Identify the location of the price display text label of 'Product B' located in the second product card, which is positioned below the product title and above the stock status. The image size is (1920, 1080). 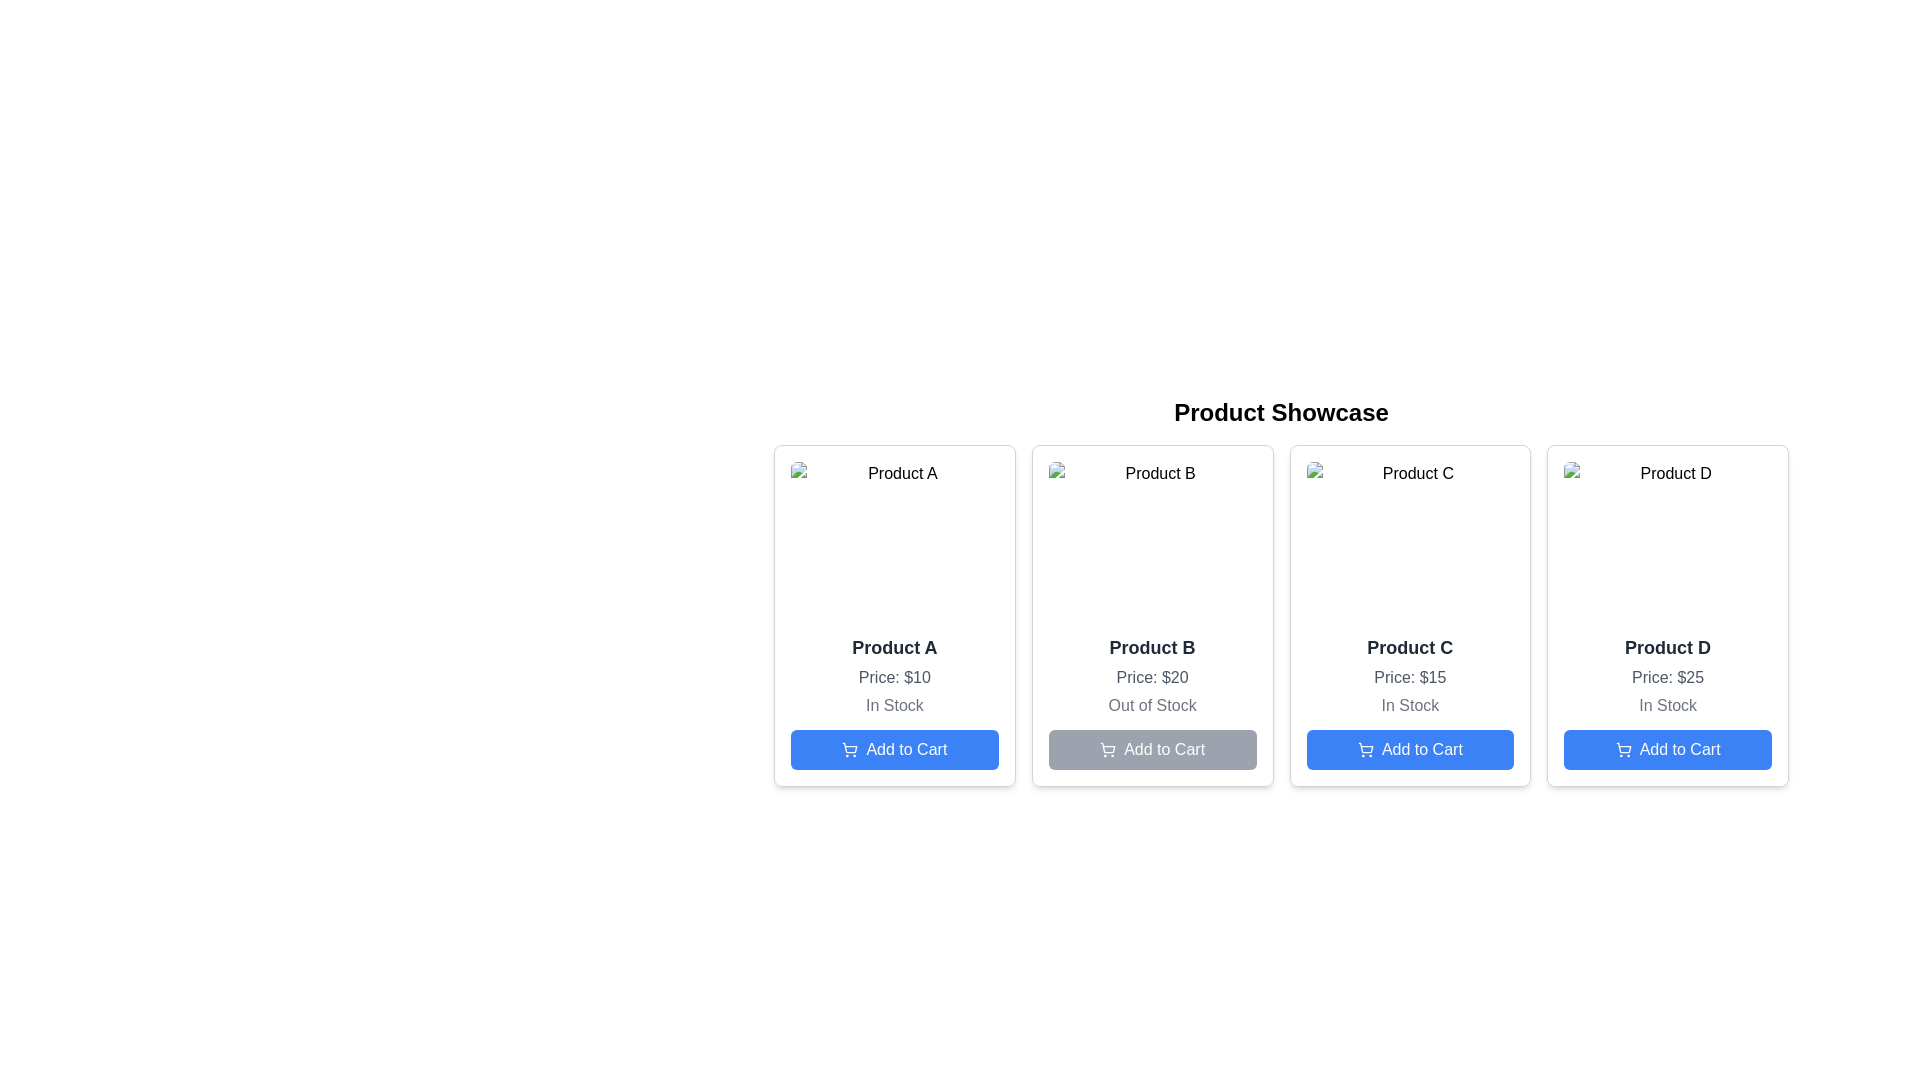
(1152, 677).